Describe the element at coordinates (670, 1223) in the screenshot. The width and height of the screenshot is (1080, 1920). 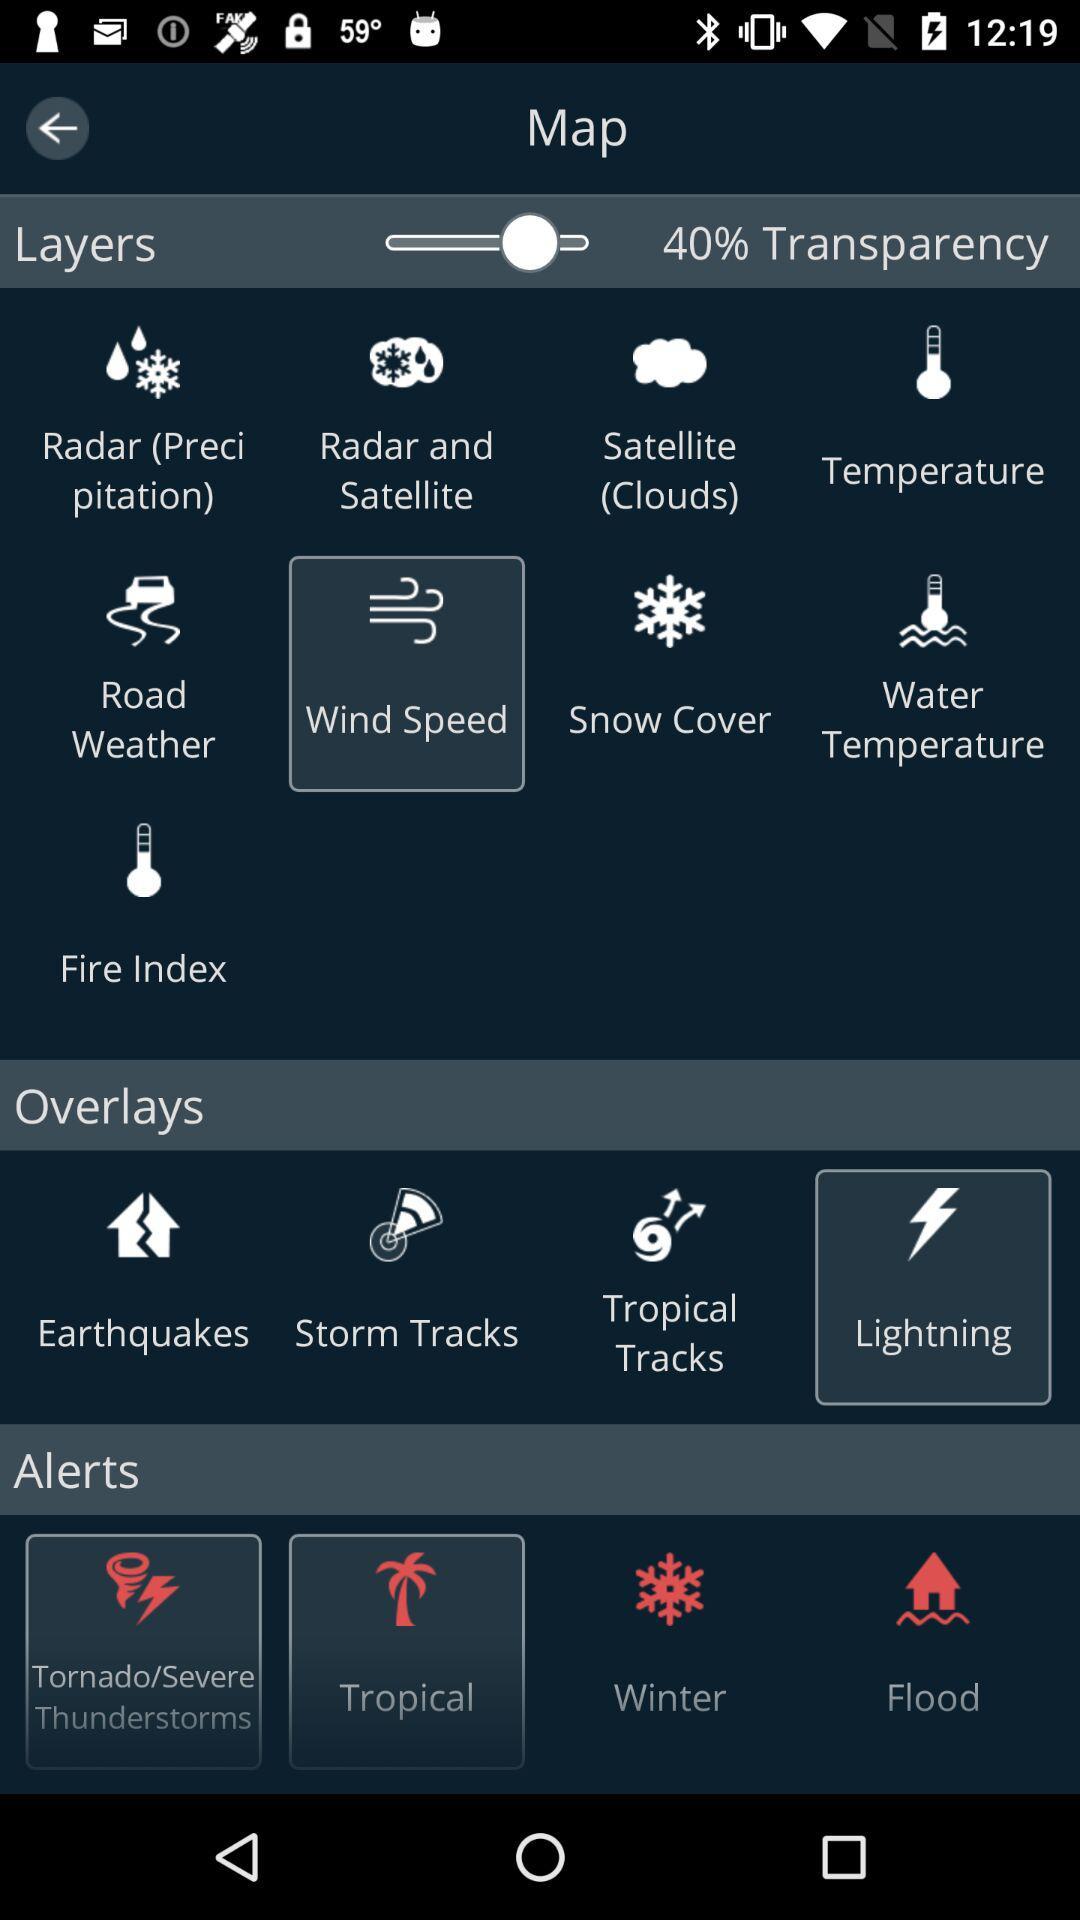
I see `the icon above tropical tracks` at that location.